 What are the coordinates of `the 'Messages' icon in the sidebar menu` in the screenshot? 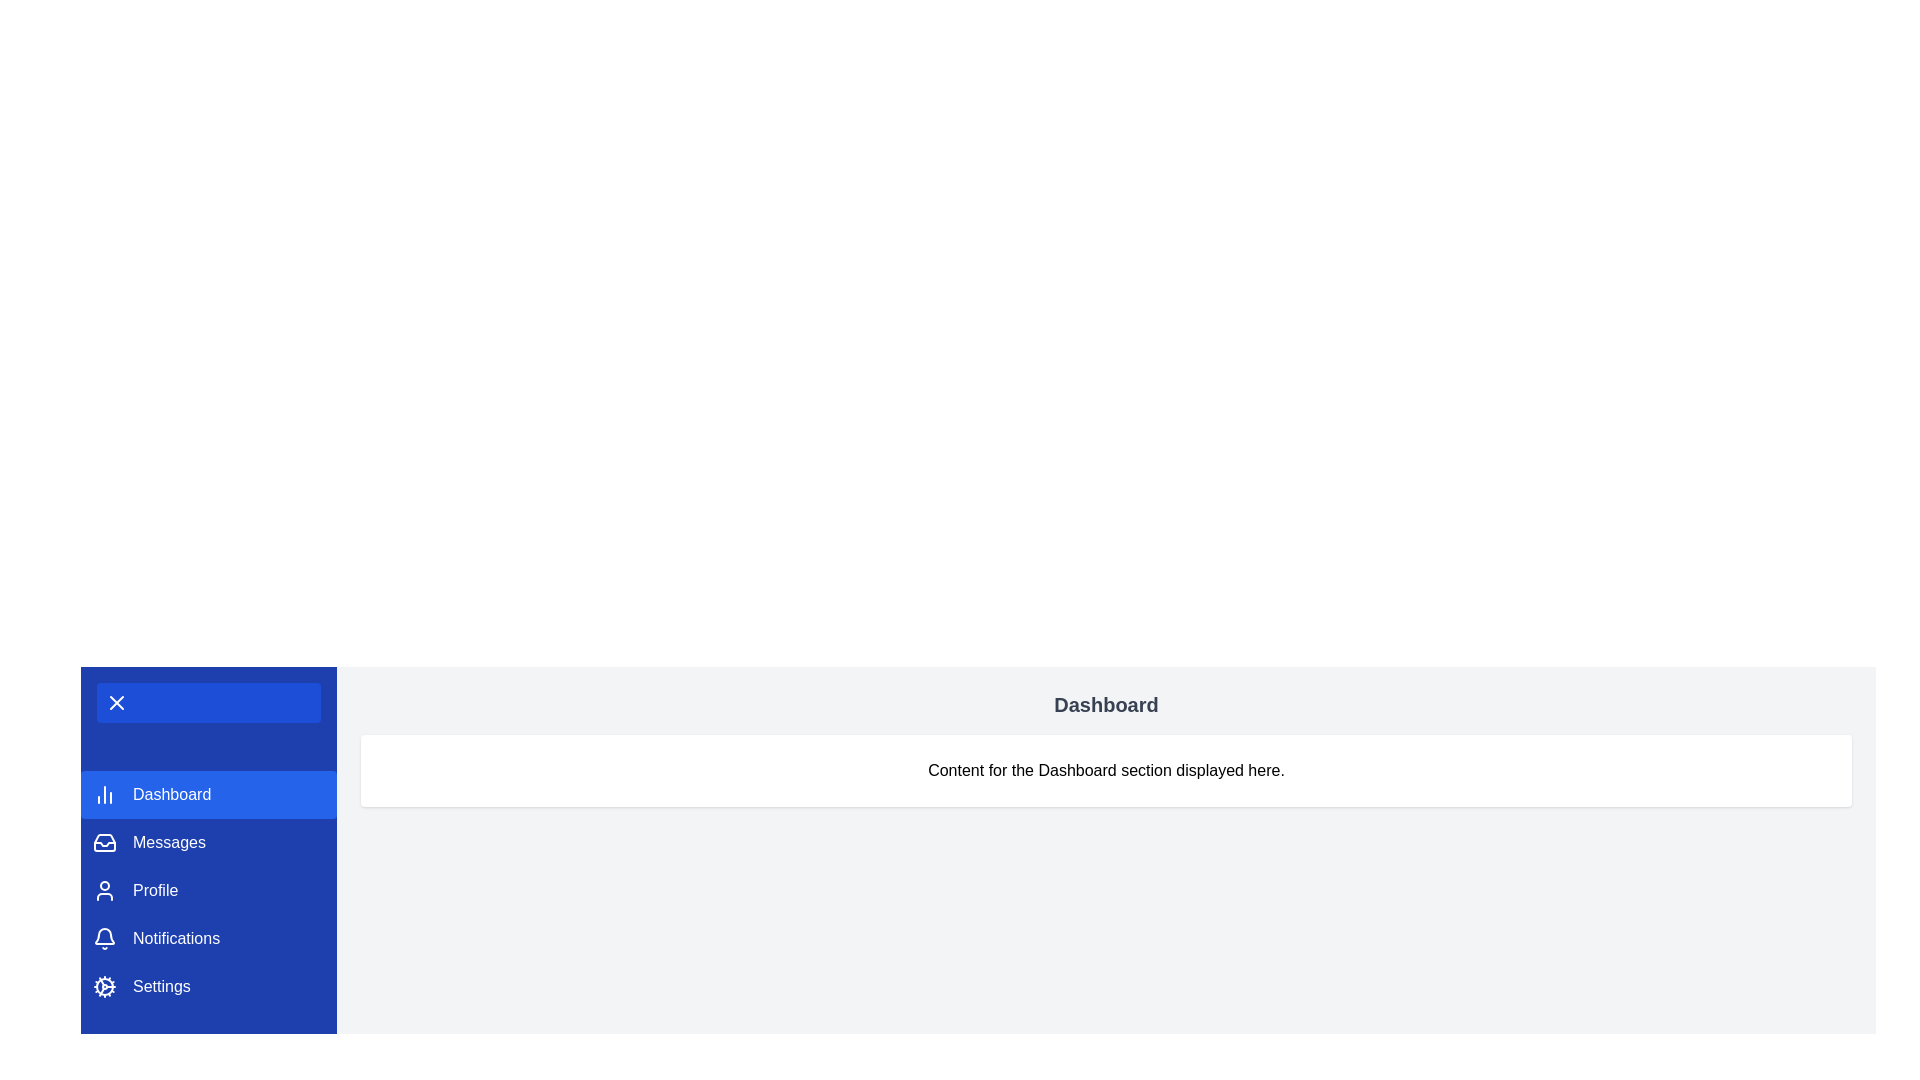 It's located at (104, 843).